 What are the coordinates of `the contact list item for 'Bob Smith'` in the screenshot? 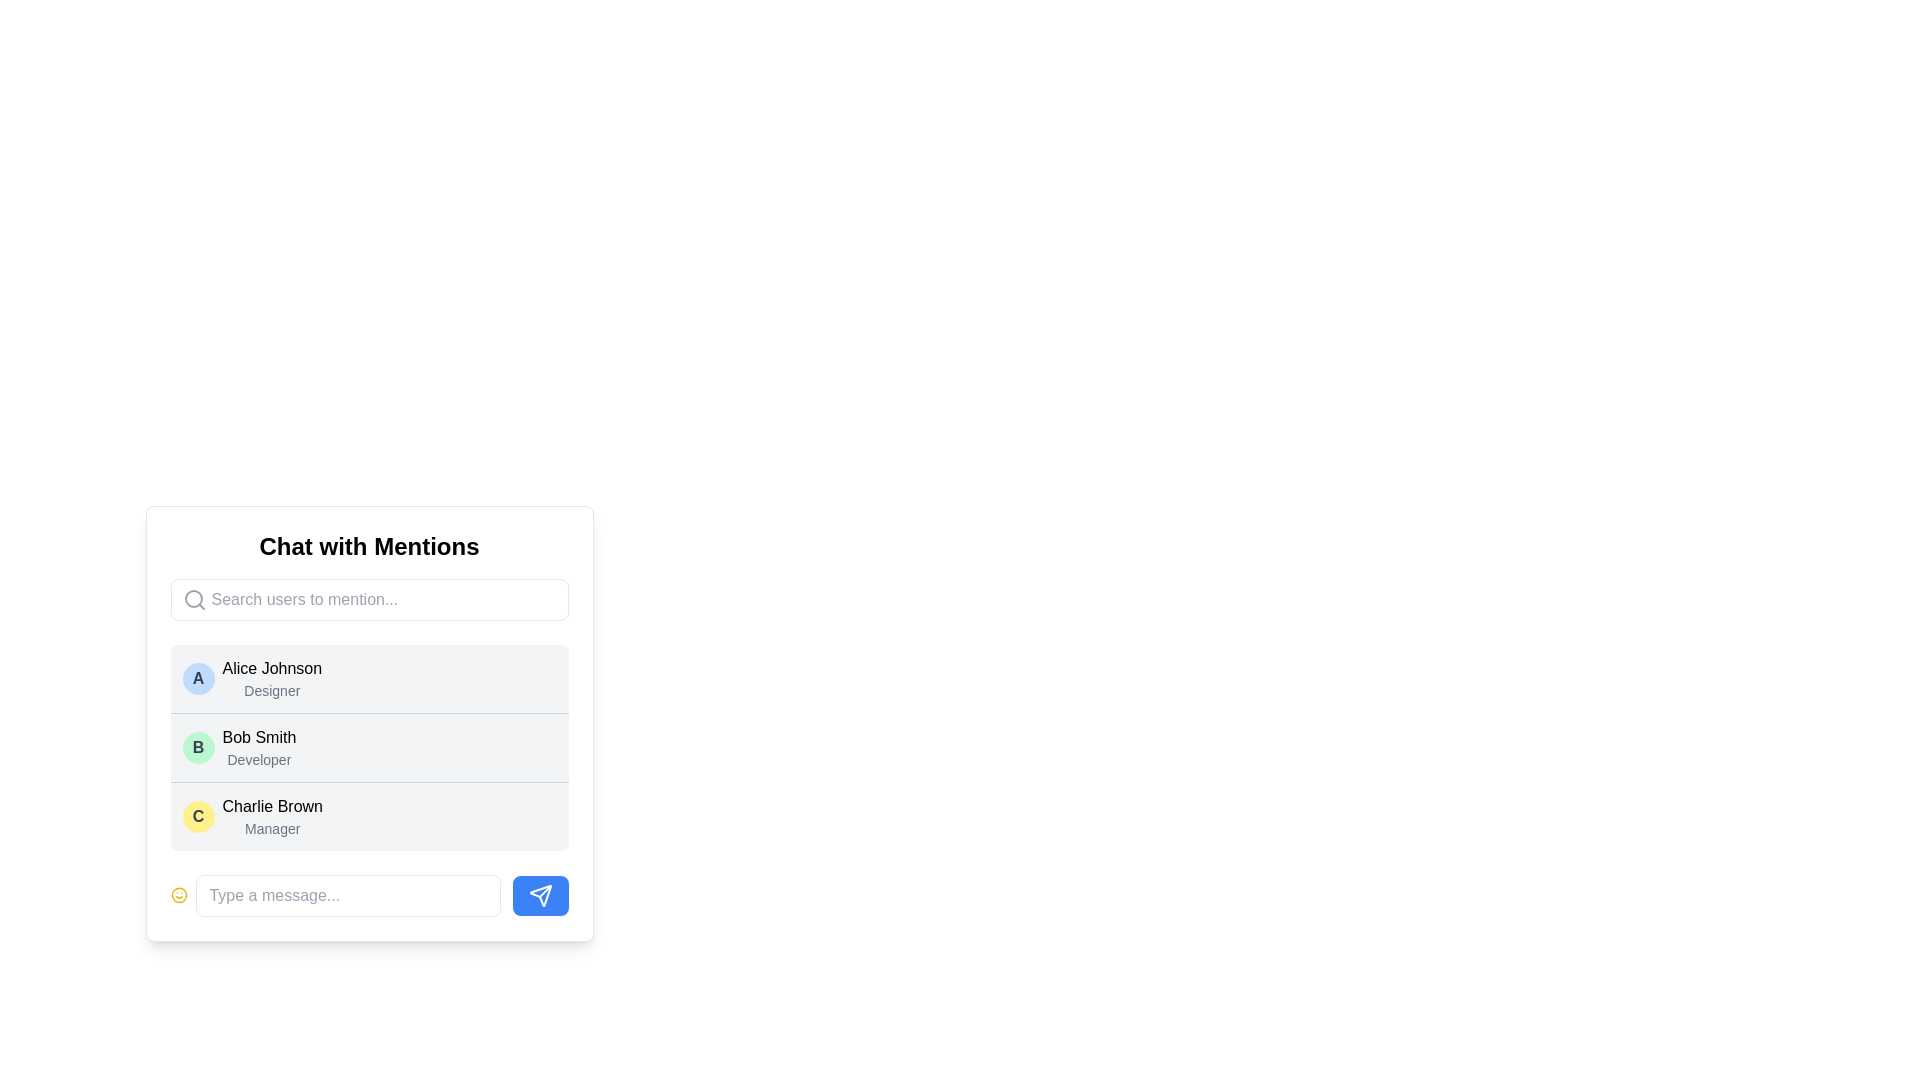 It's located at (369, 724).